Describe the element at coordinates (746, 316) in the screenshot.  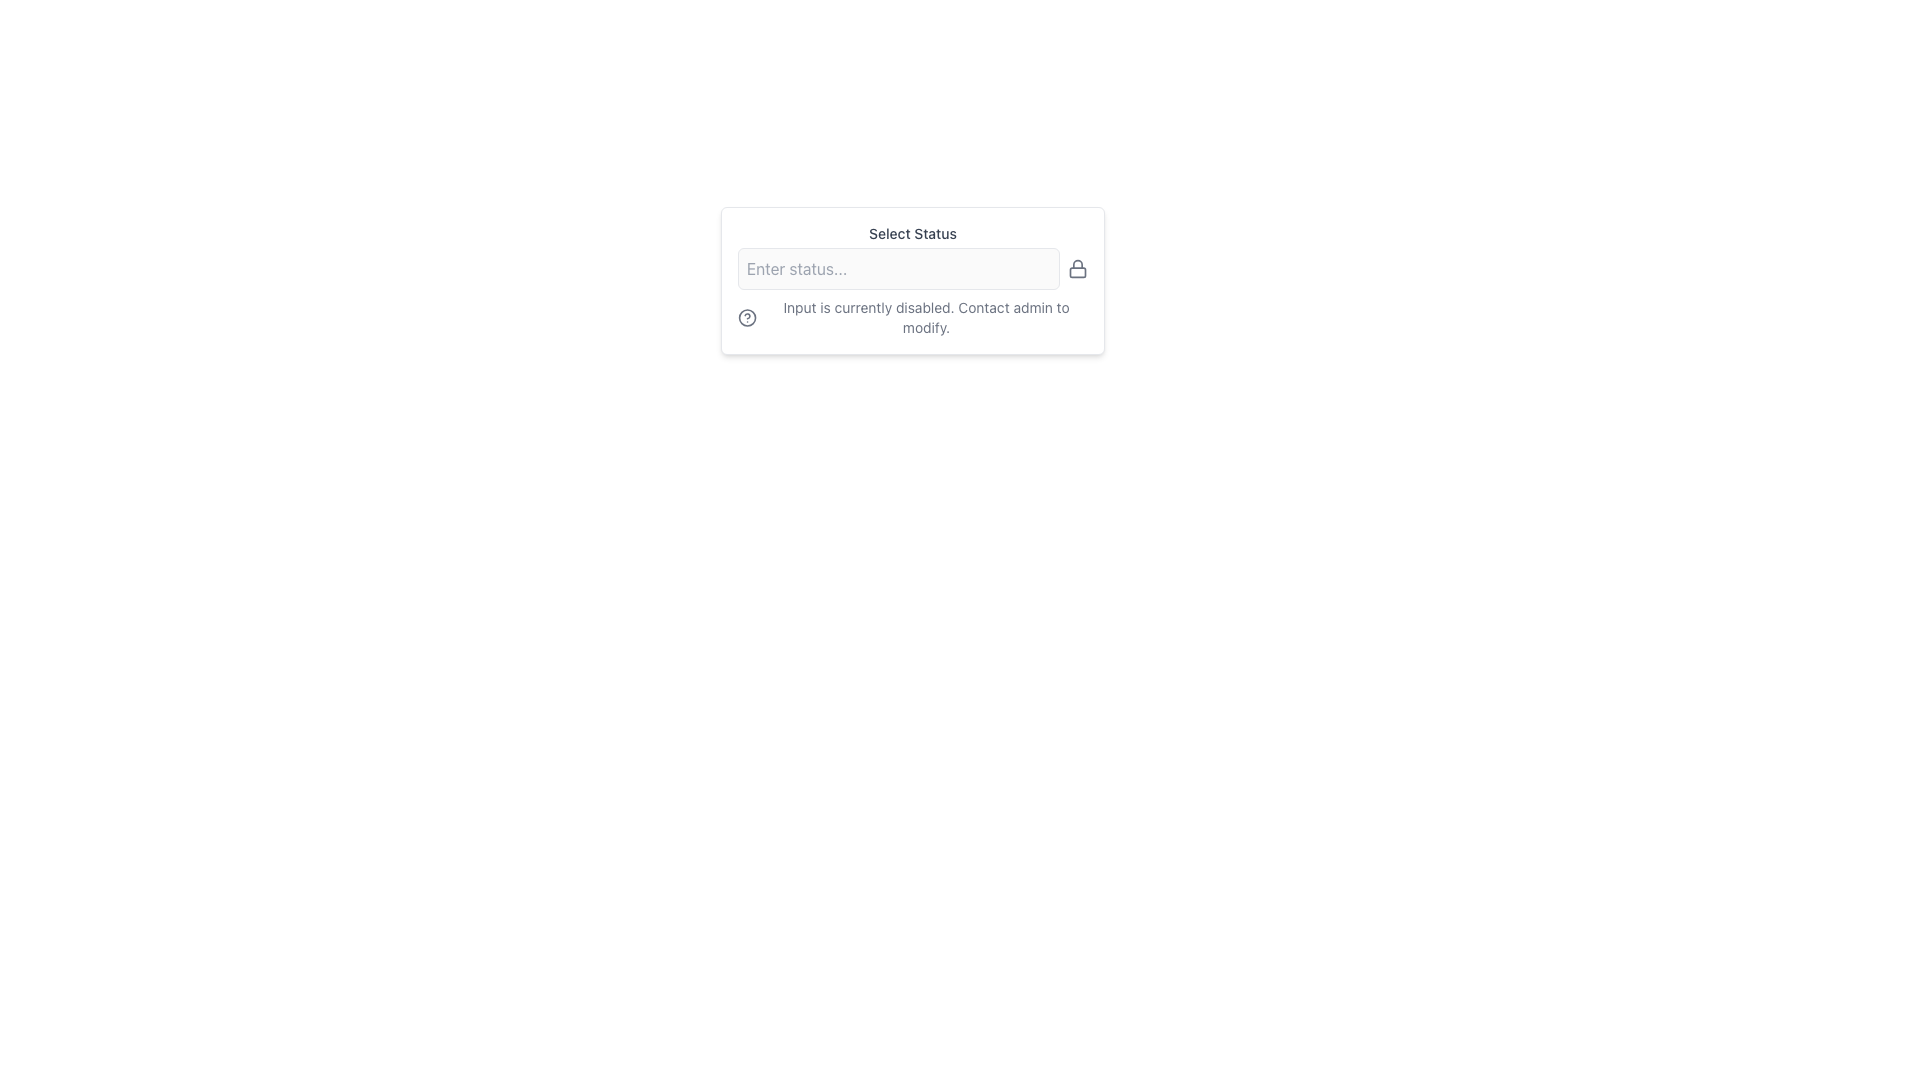
I see `the SVG Circle that visually represents the help icon related to the input field, which is centrally aligned within the 'Input Help' SVG element` at that location.